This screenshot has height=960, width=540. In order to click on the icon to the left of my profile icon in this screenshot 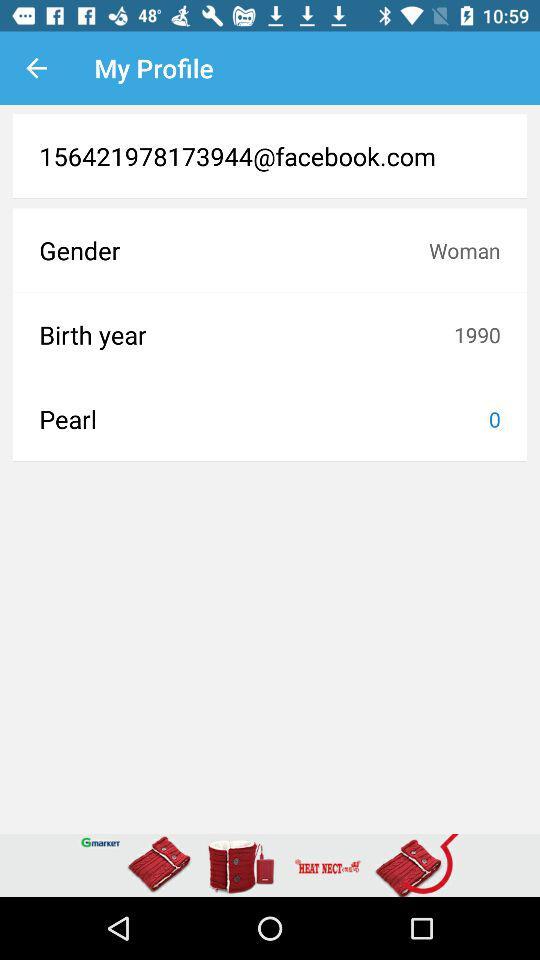, I will do `click(36, 68)`.